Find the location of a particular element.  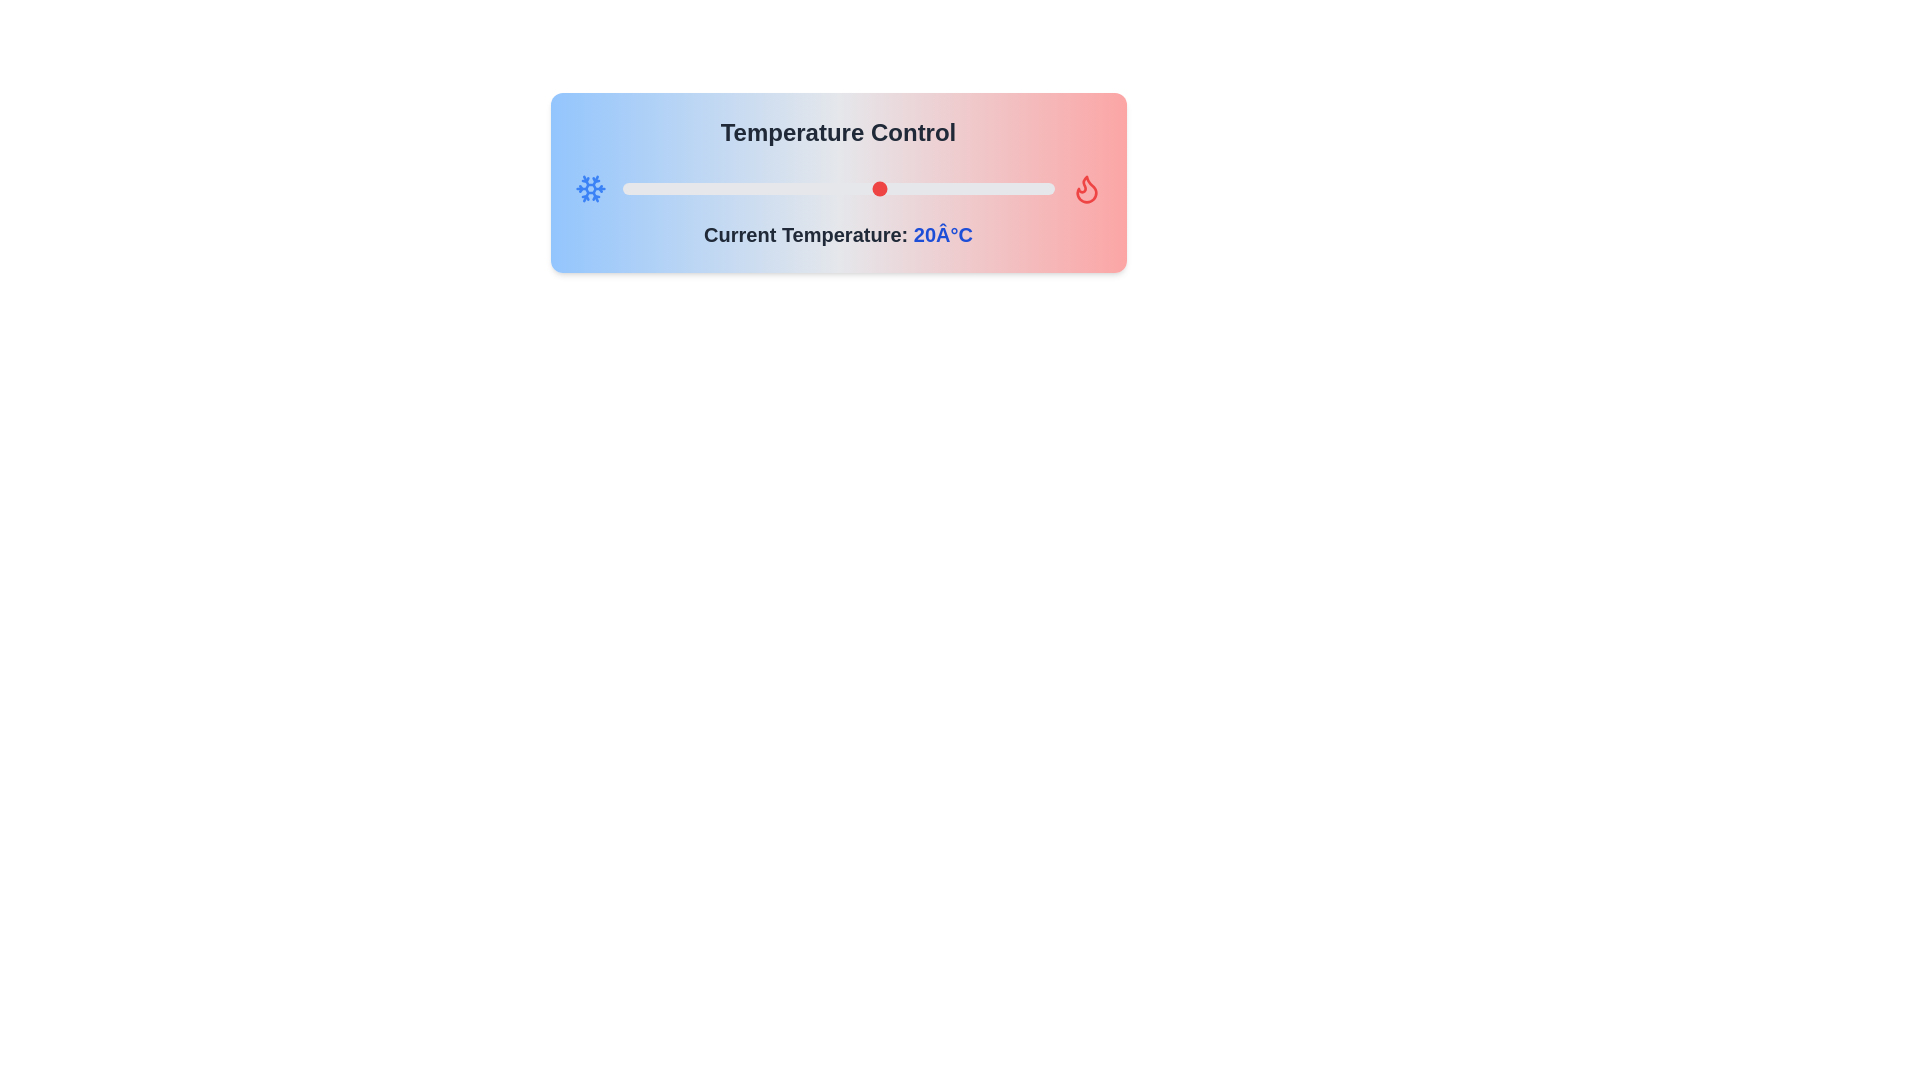

the snowflake icon to interact with it is located at coordinates (589, 189).